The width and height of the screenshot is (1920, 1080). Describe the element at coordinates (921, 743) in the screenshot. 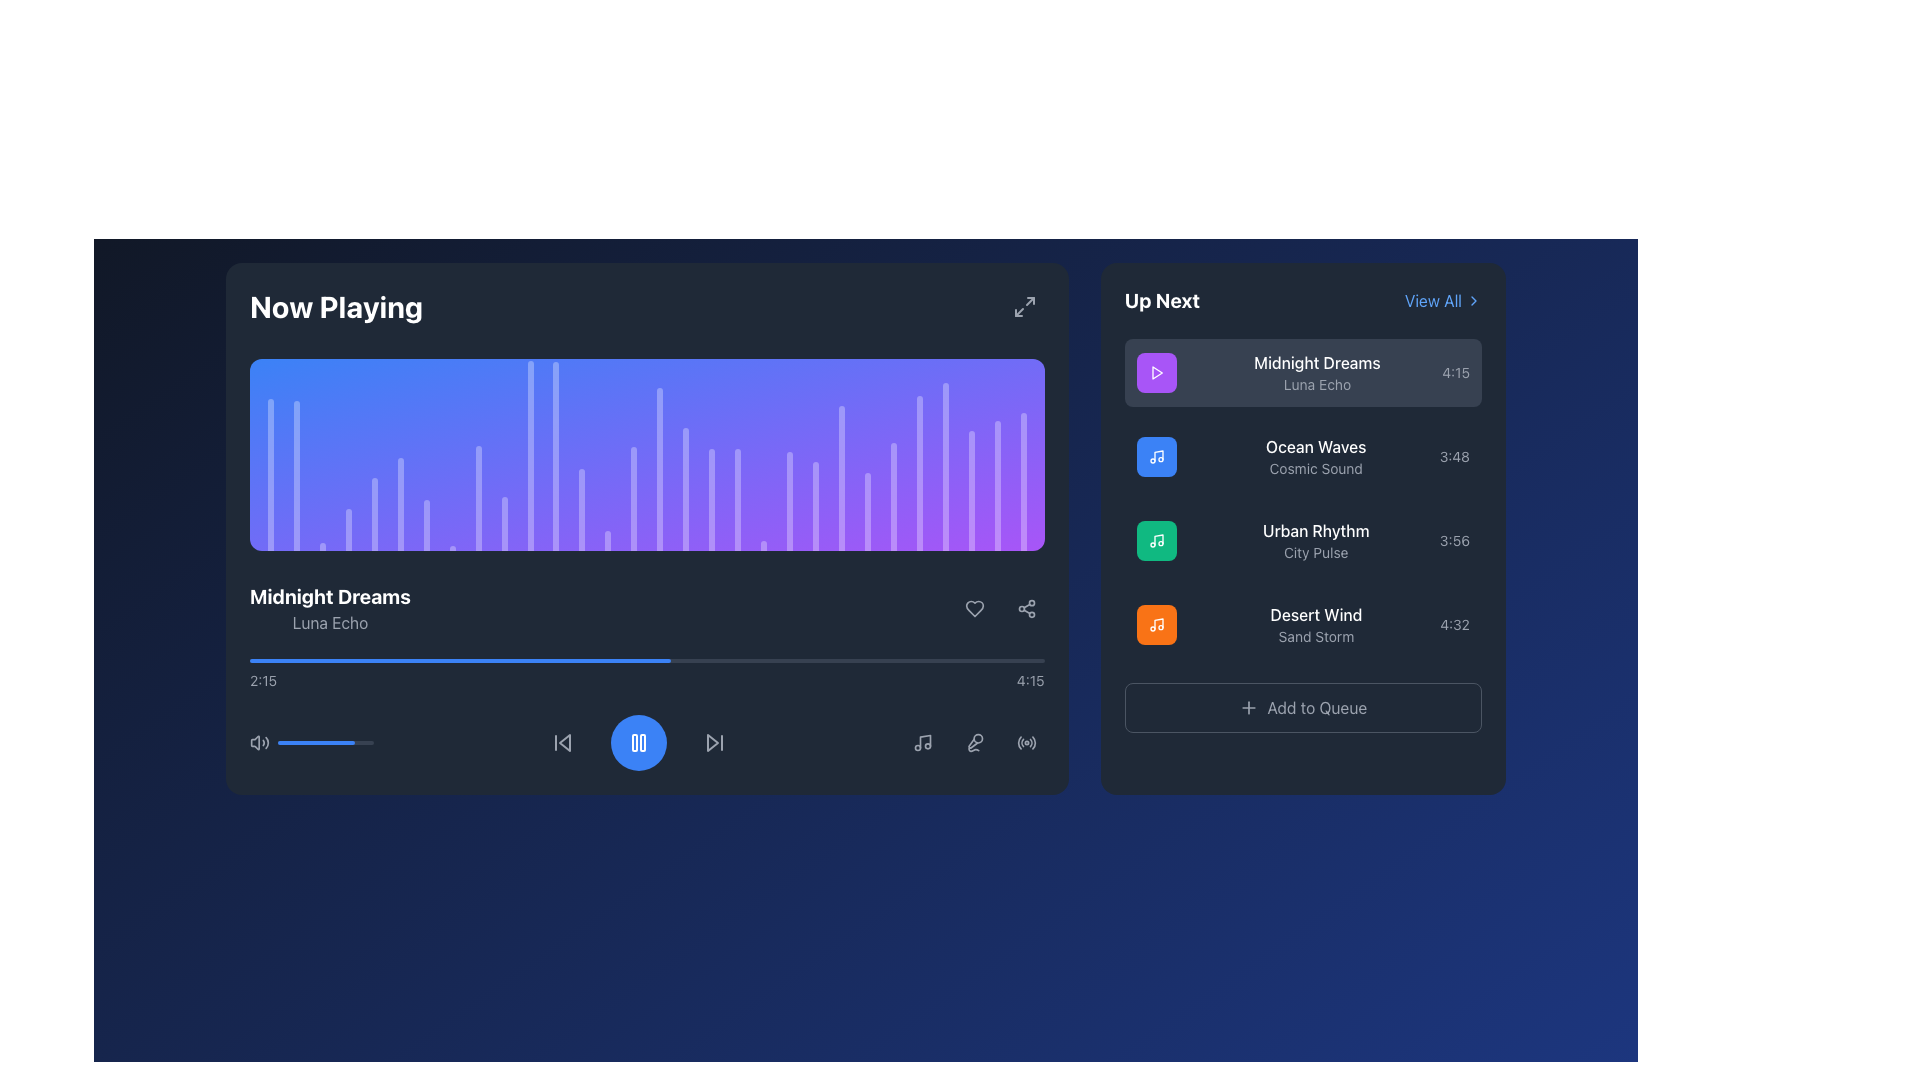

I see `the musical themed icon button located in the bottom center of the main media control bar, to the immediate right of the central play/pause button` at that location.